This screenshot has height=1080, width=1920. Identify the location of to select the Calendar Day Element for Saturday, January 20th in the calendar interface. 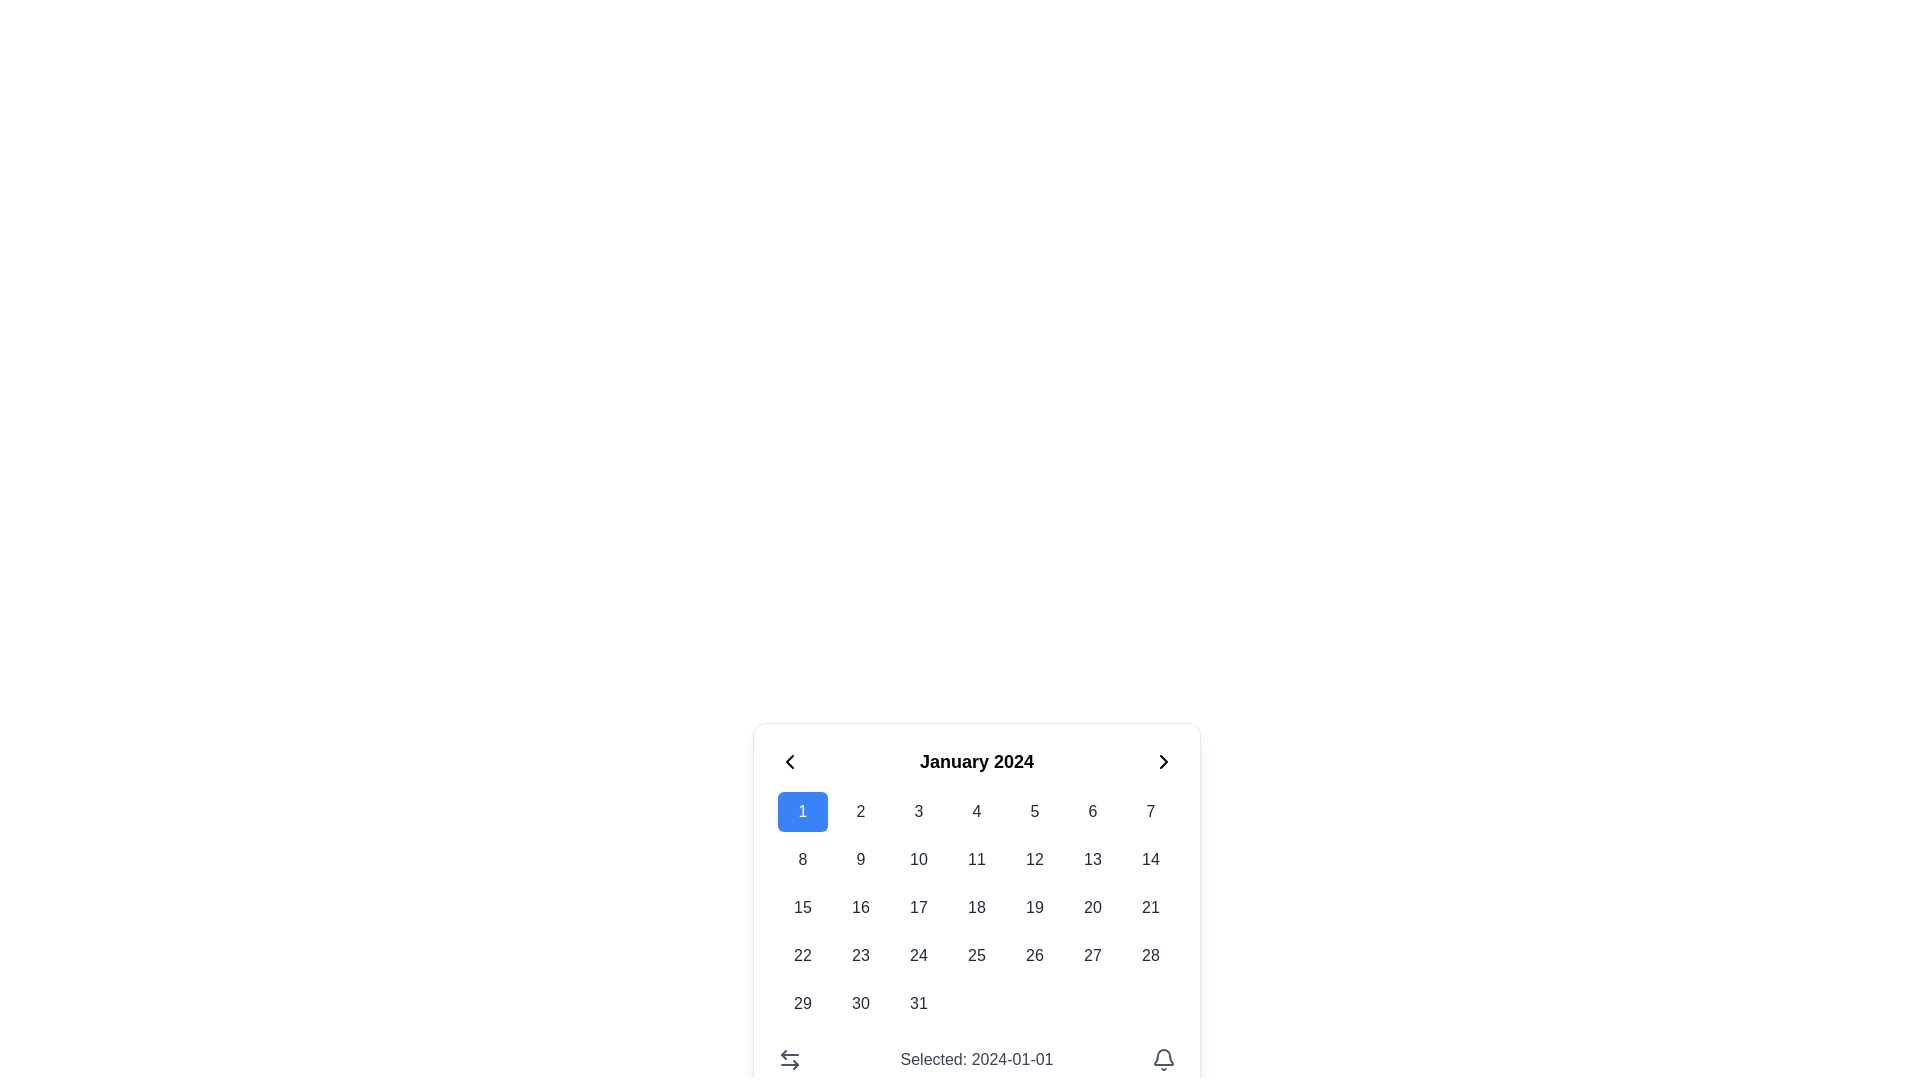
(1092, 907).